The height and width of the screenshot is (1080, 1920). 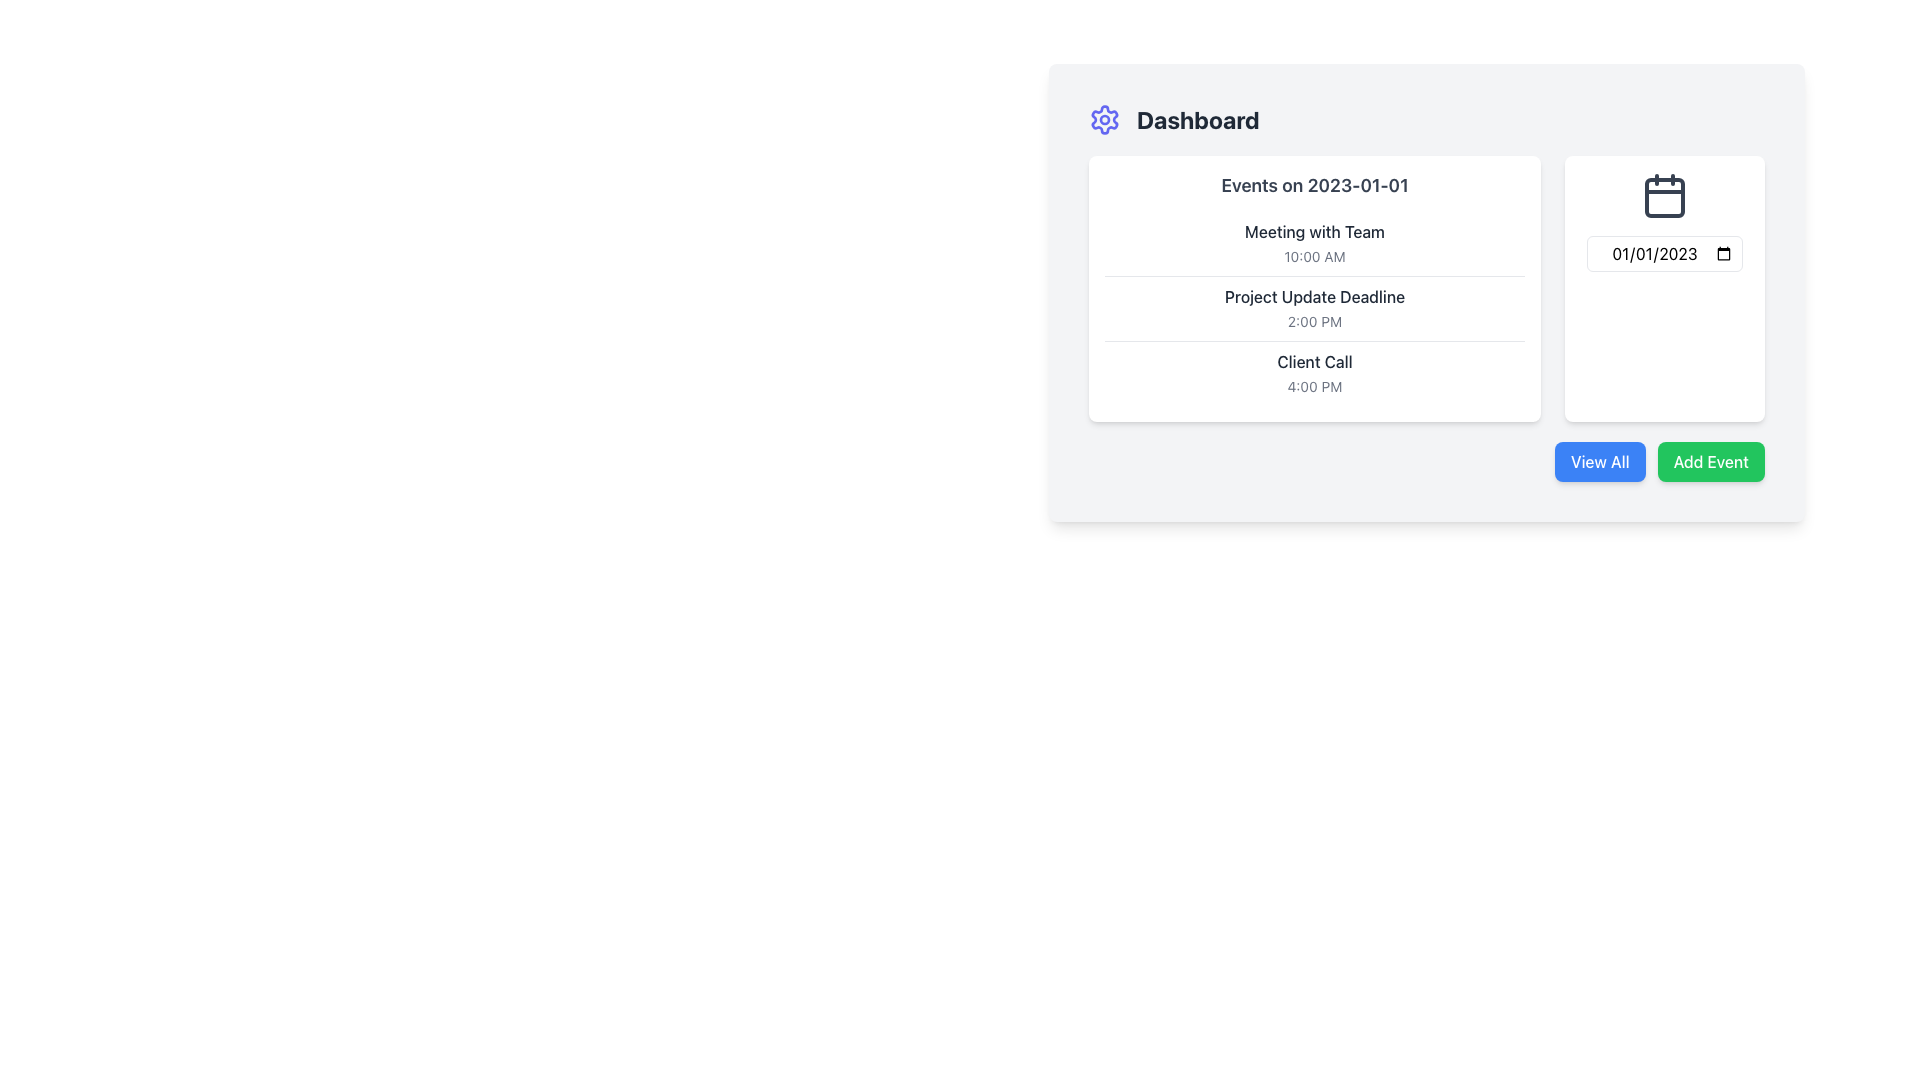 I want to click on the text label 'Meeting with Team', so click(x=1315, y=230).